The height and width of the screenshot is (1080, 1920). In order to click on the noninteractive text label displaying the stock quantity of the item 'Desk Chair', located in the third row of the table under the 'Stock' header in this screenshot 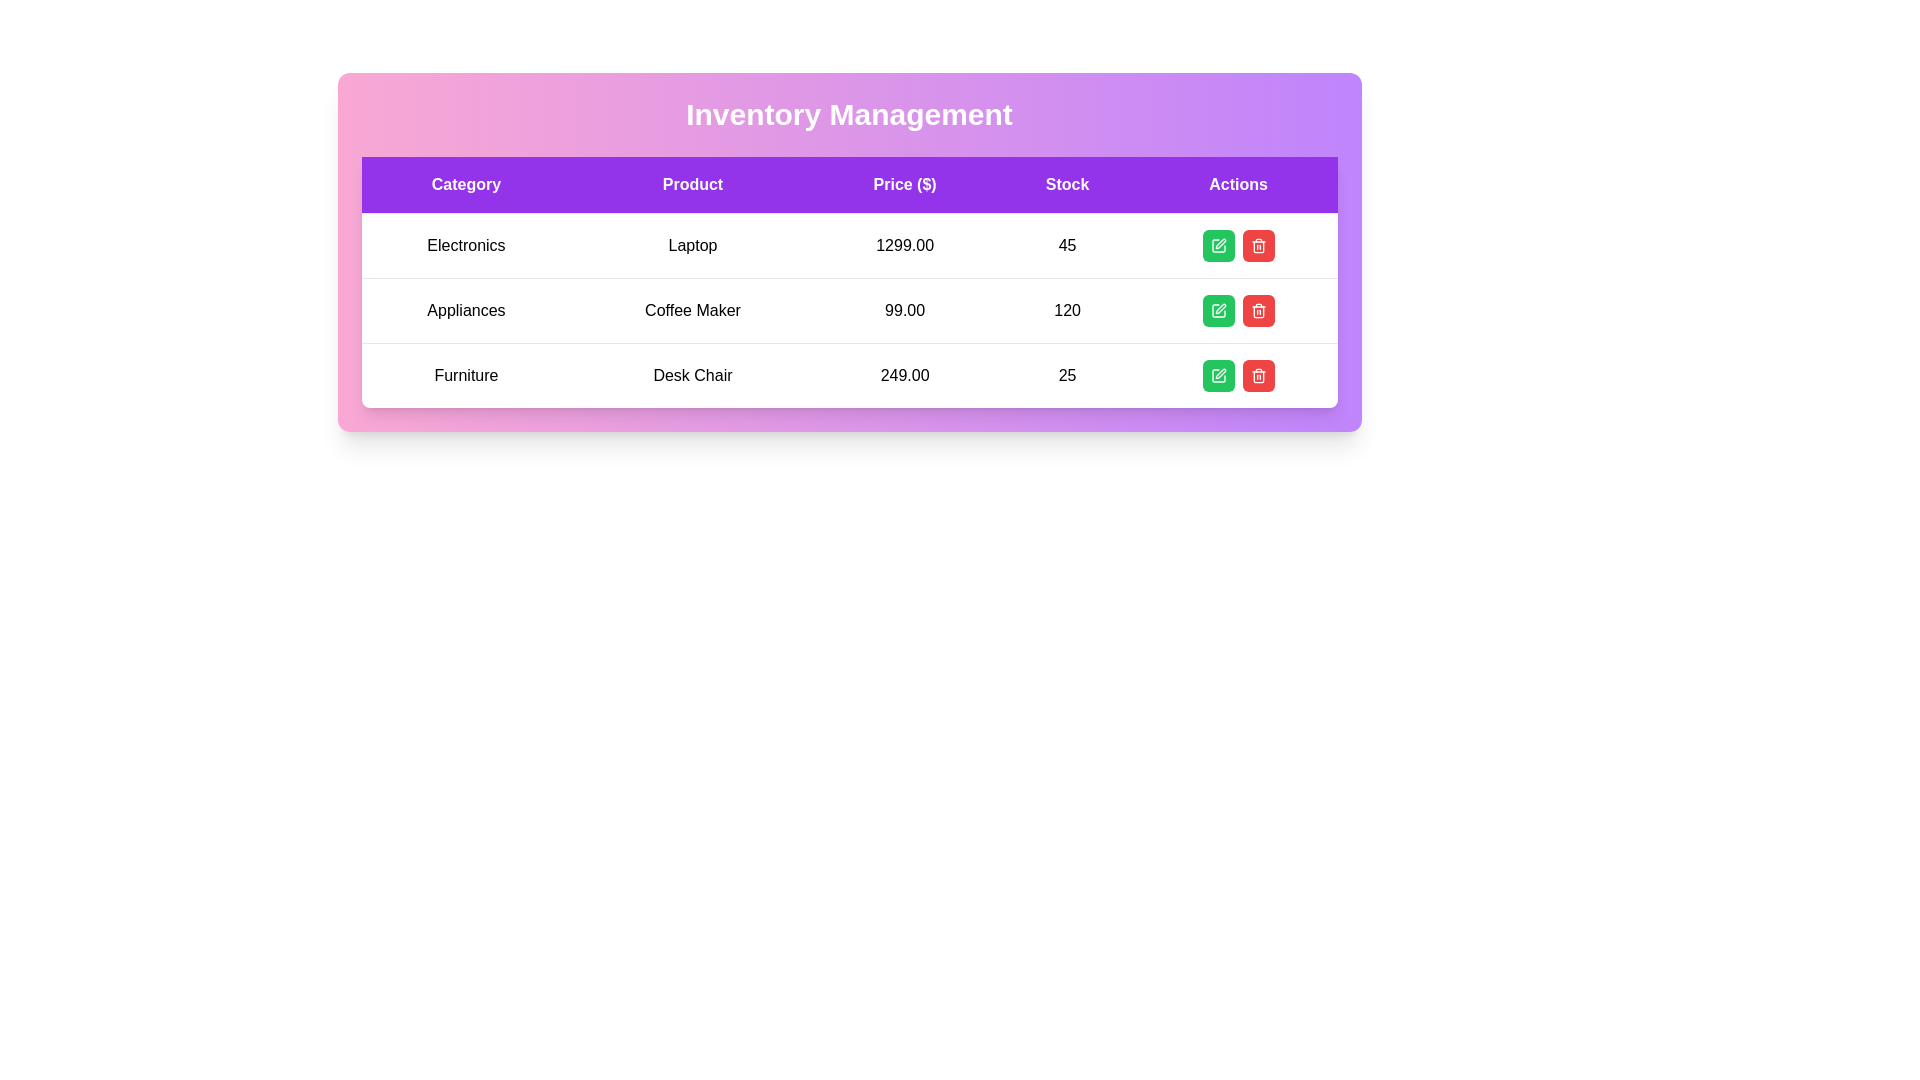, I will do `click(1066, 375)`.